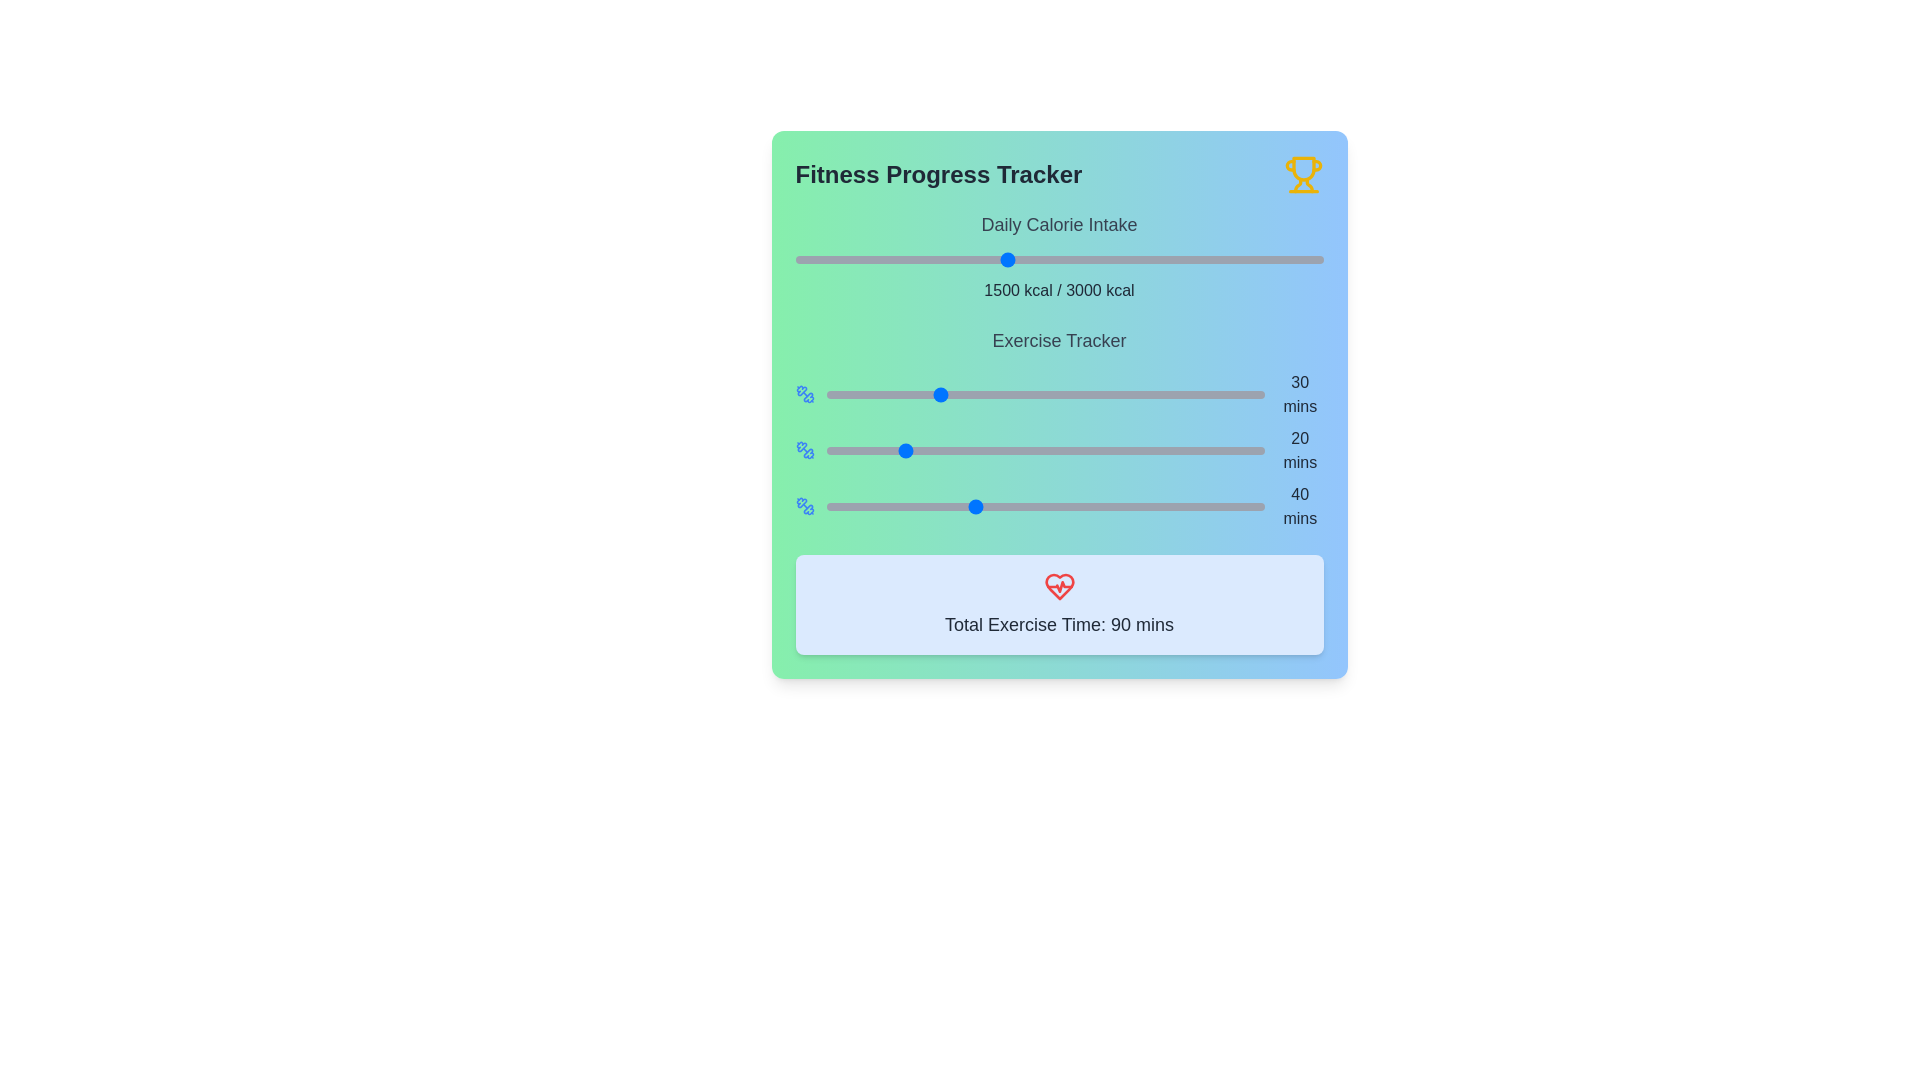 The width and height of the screenshot is (1920, 1080). What do you see at coordinates (871, 451) in the screenshot?
I see `the slider value` at bounding box center [871, 451].